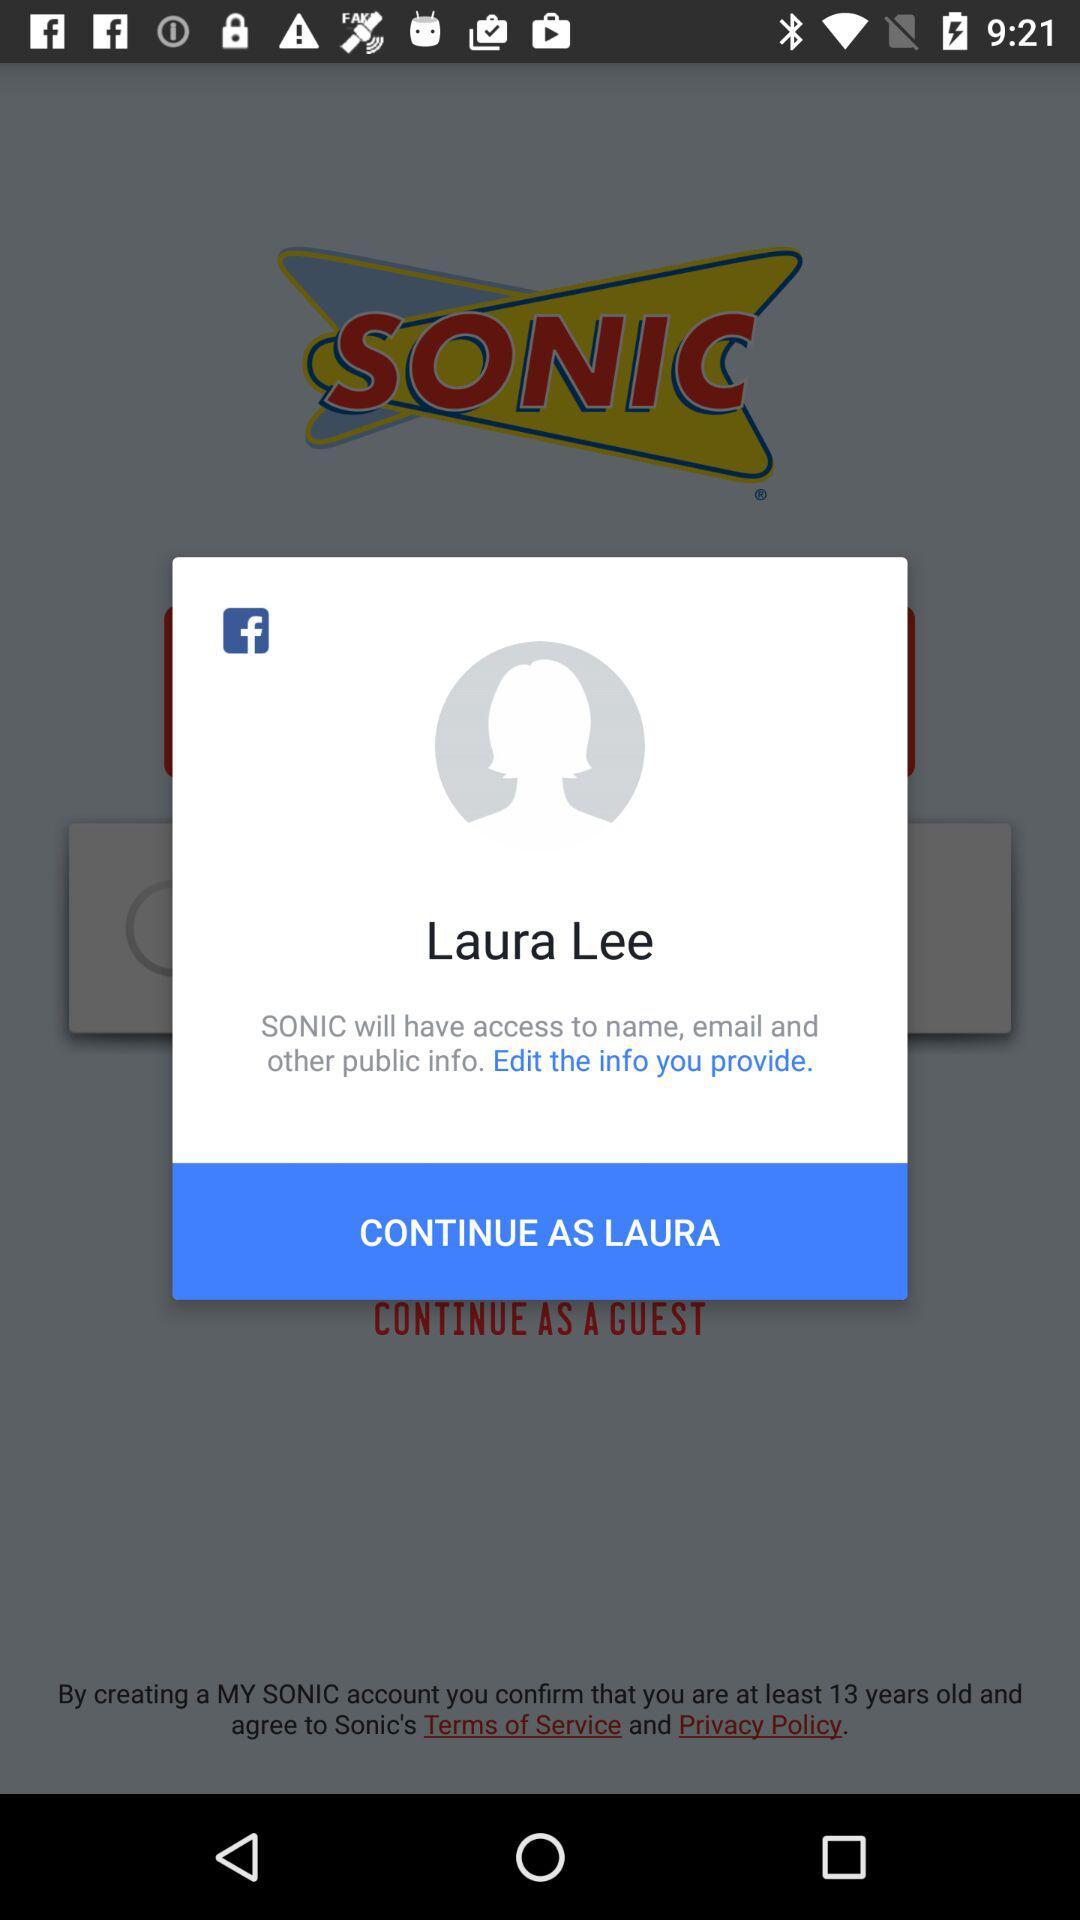 This screenshot has width=1080, height=1920. What do you see at coordinates (540, 1230) in the screenshot?
I see `the item below sonic will have item` at bounding box center [540, 1230].